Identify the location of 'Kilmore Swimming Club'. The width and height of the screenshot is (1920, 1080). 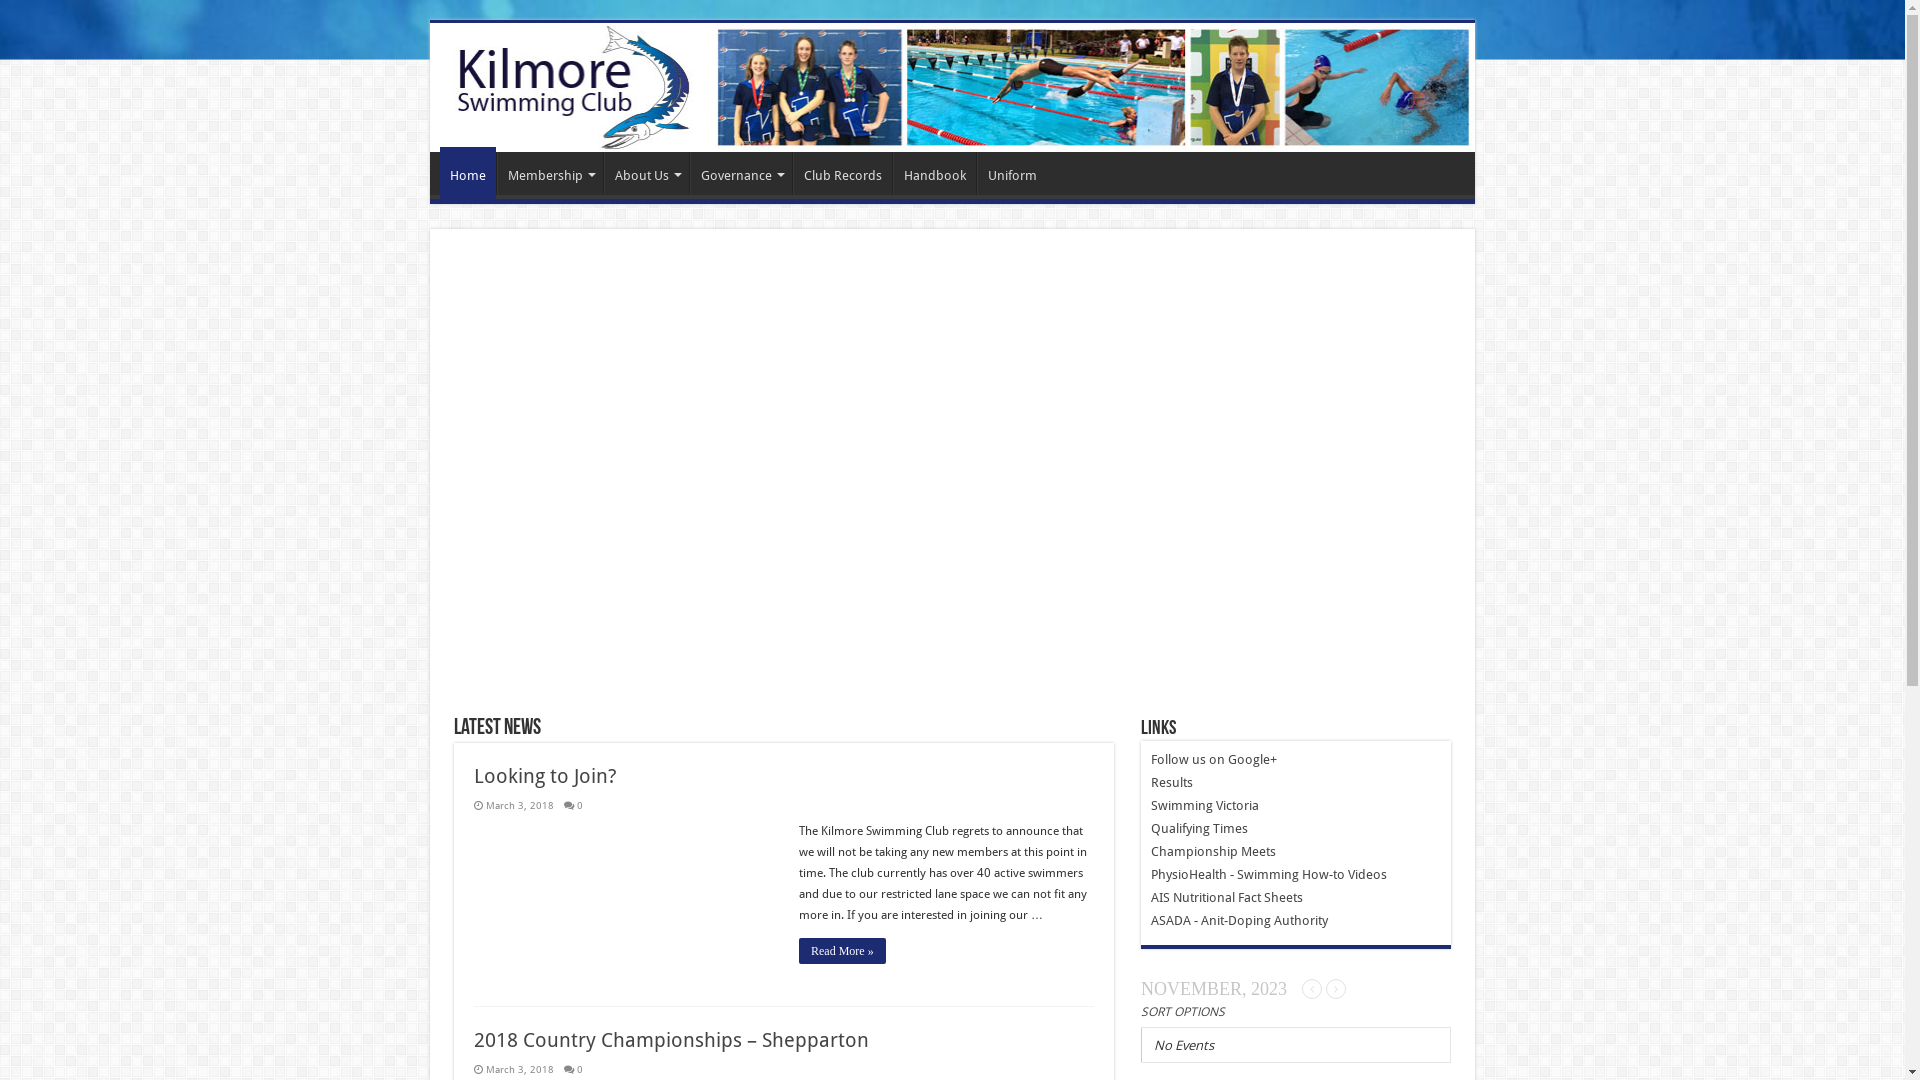
(429, 86).